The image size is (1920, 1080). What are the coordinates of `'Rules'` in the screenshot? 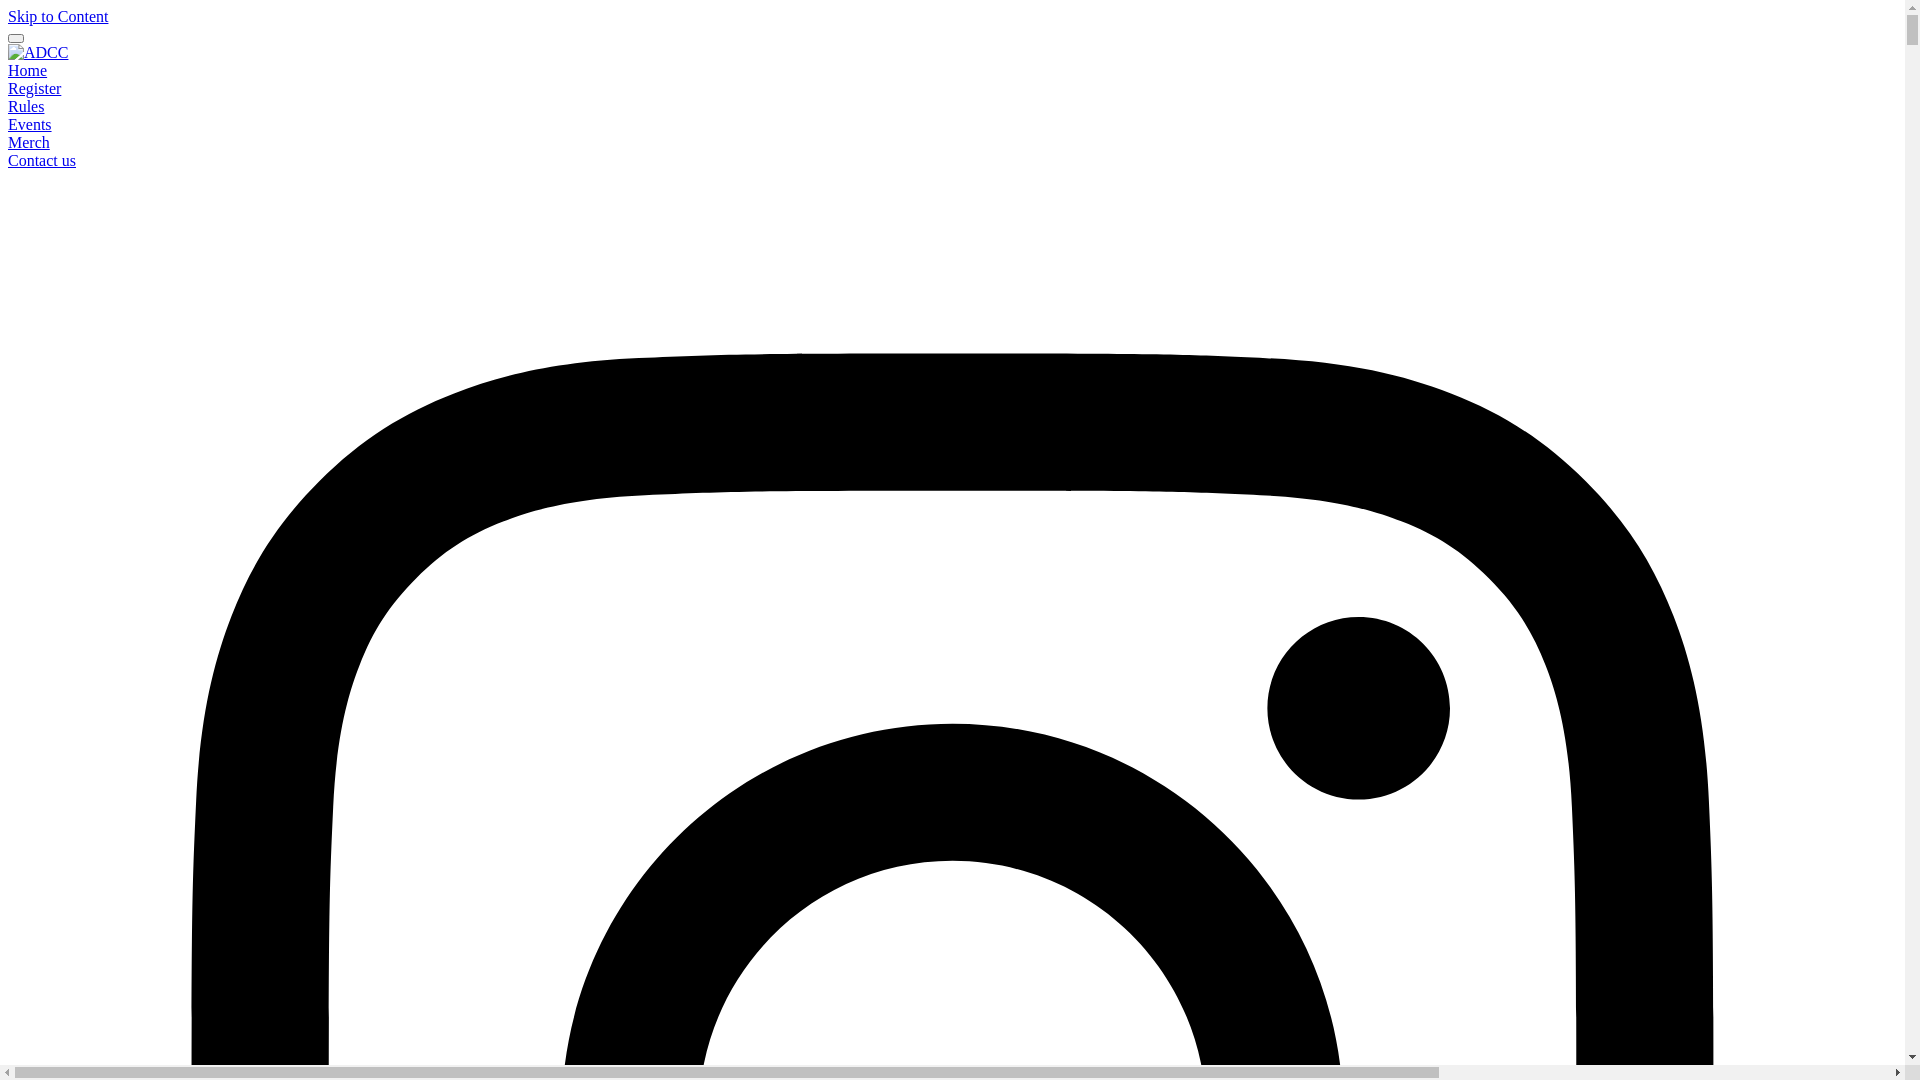 It's located at (8, 106).